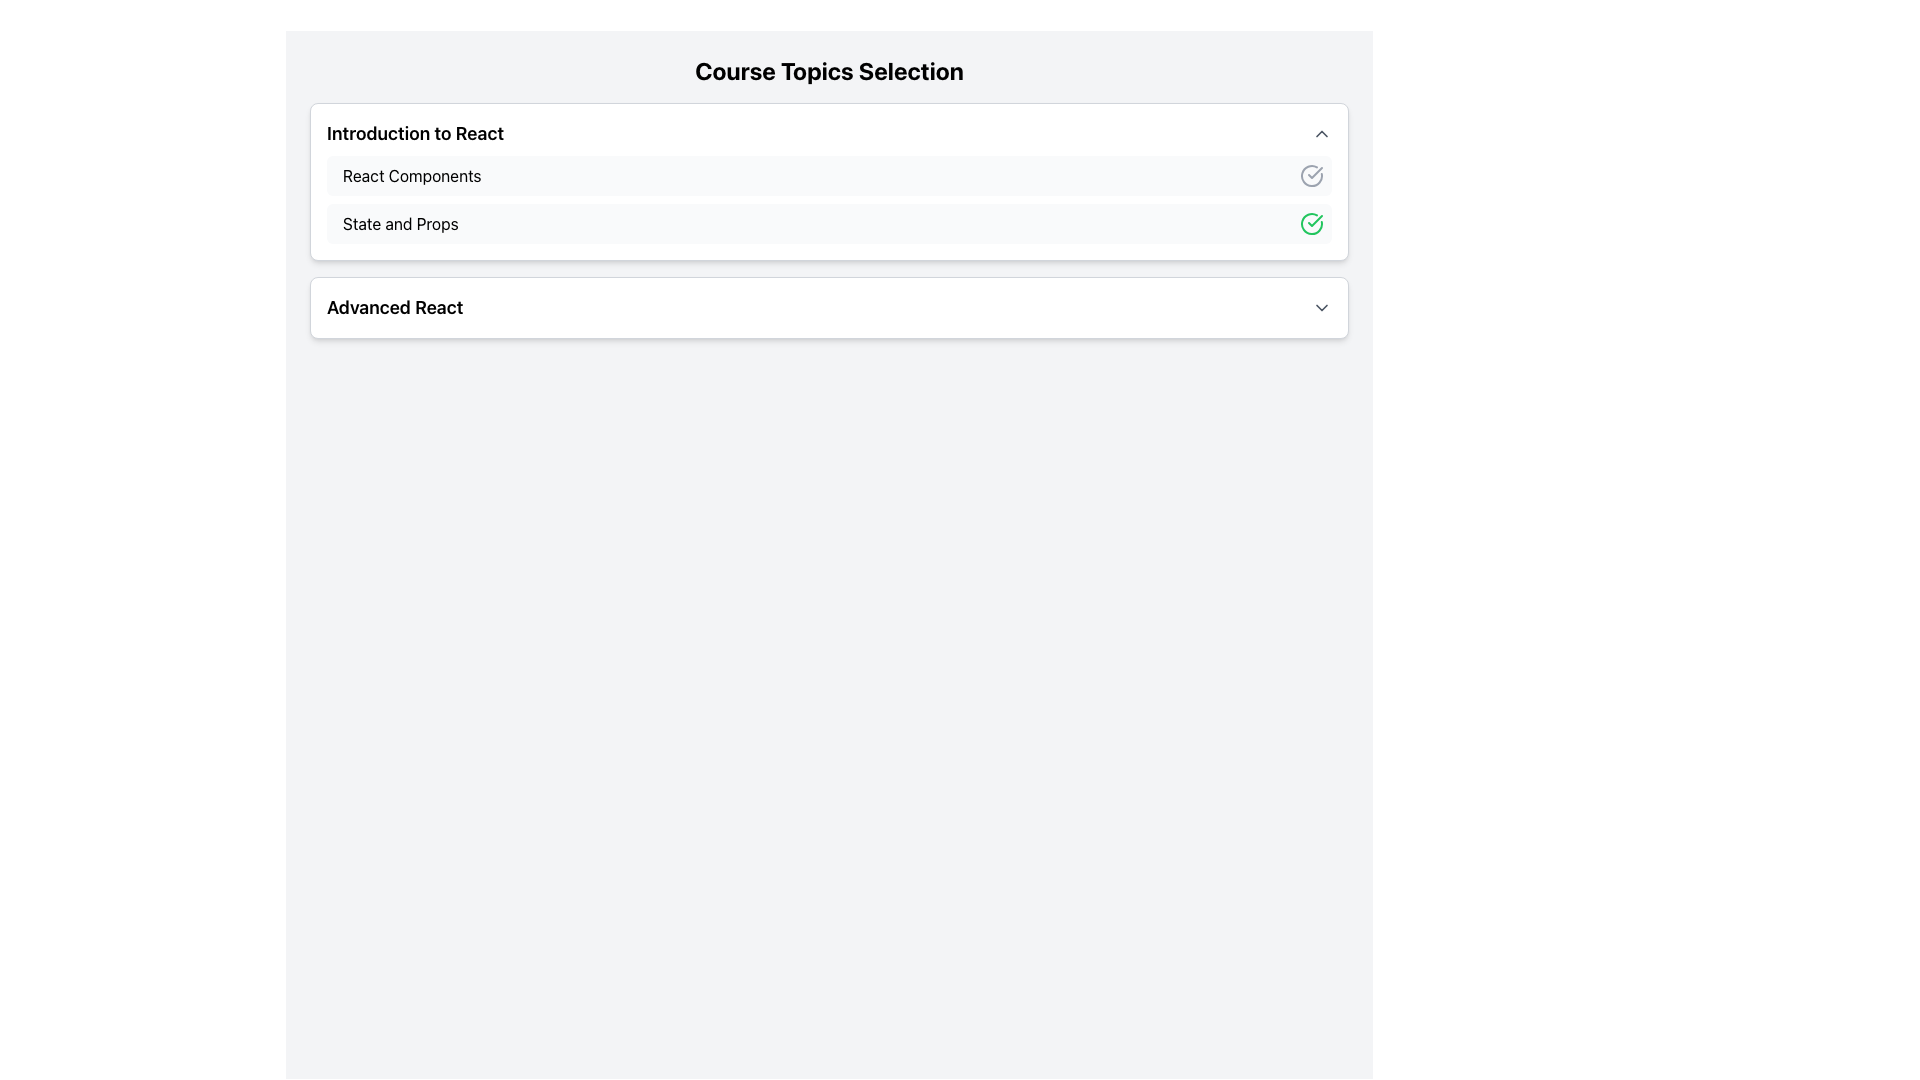  Describe the element at coordinates (1321, 308) in the screenshot. I see `the toggle icon resembling a downward-pointing chevron located to the right of the 'Advanced React' text in the header of a collapsible section` at that location.